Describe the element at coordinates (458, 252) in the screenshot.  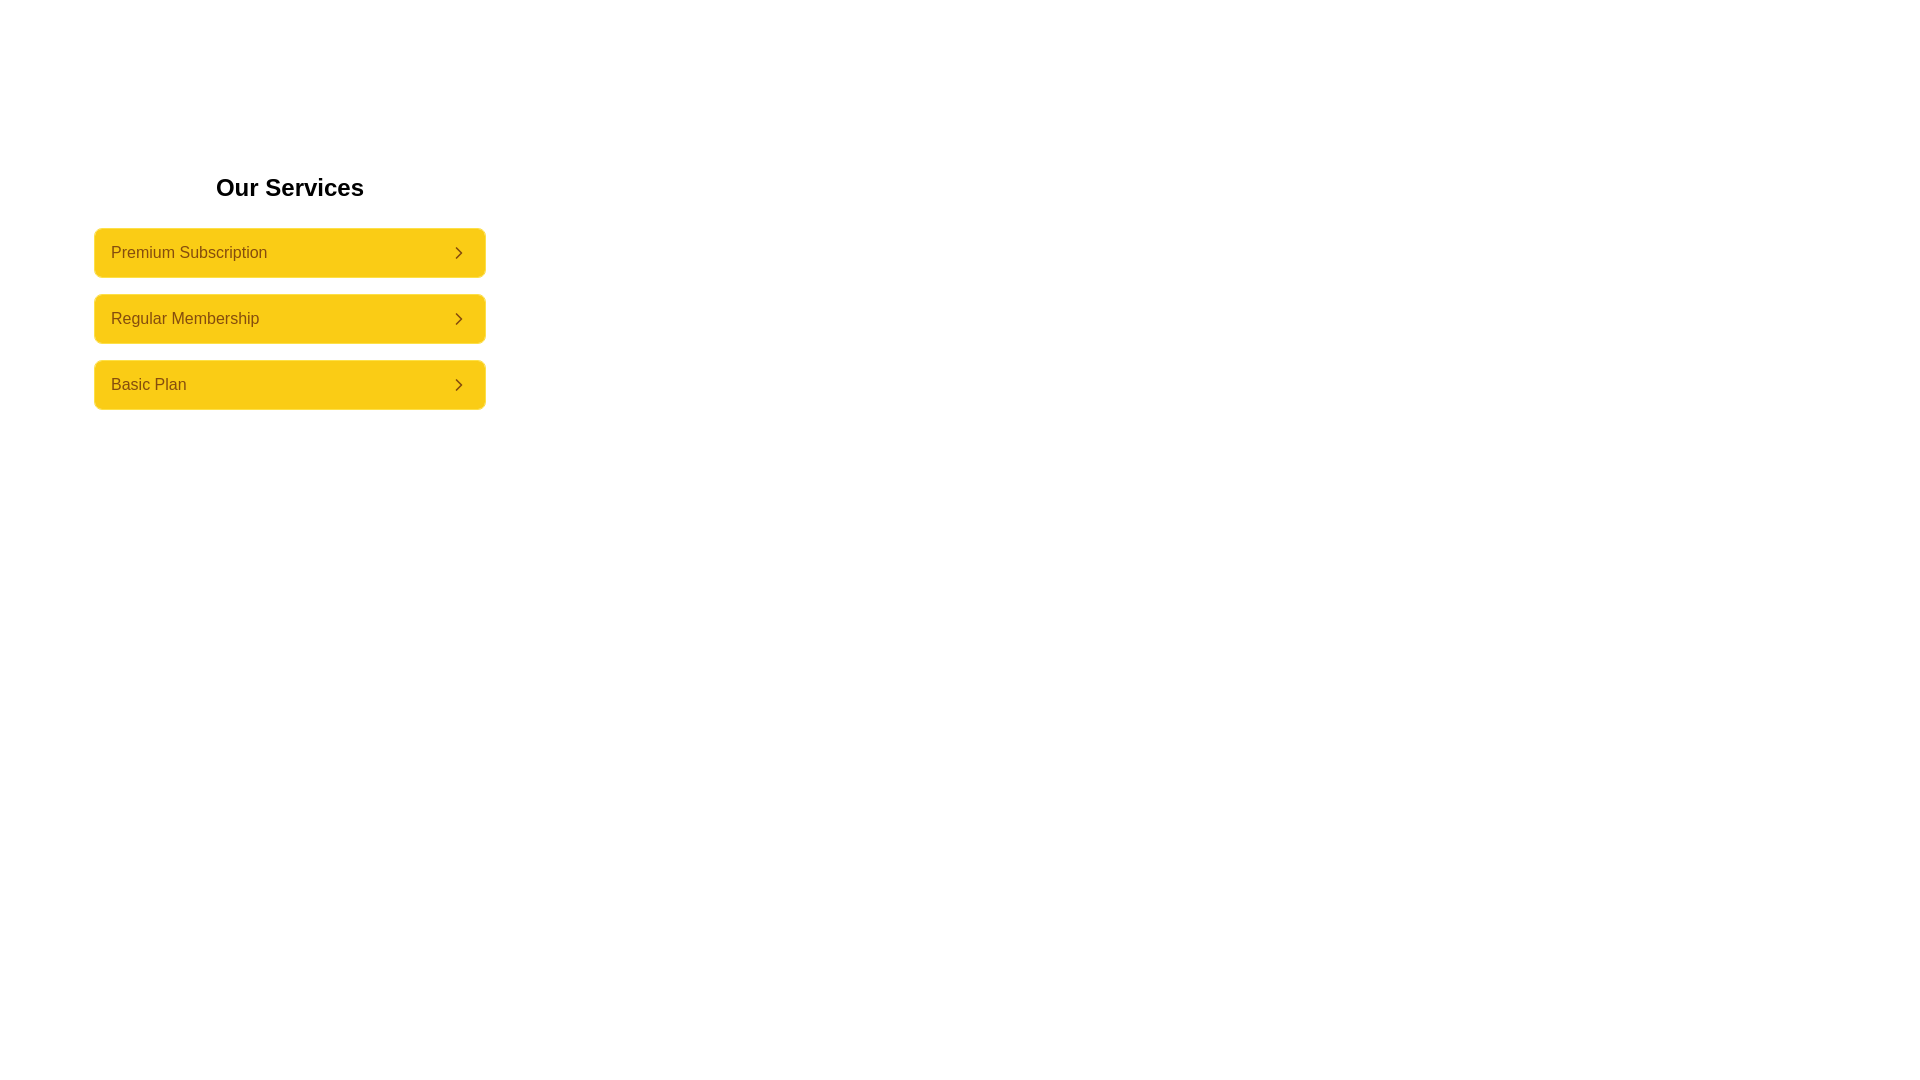
I see `the right-facing chevron icon of the 'Premium Subscription' button to trigger the tooltip or hover effect` at that location.